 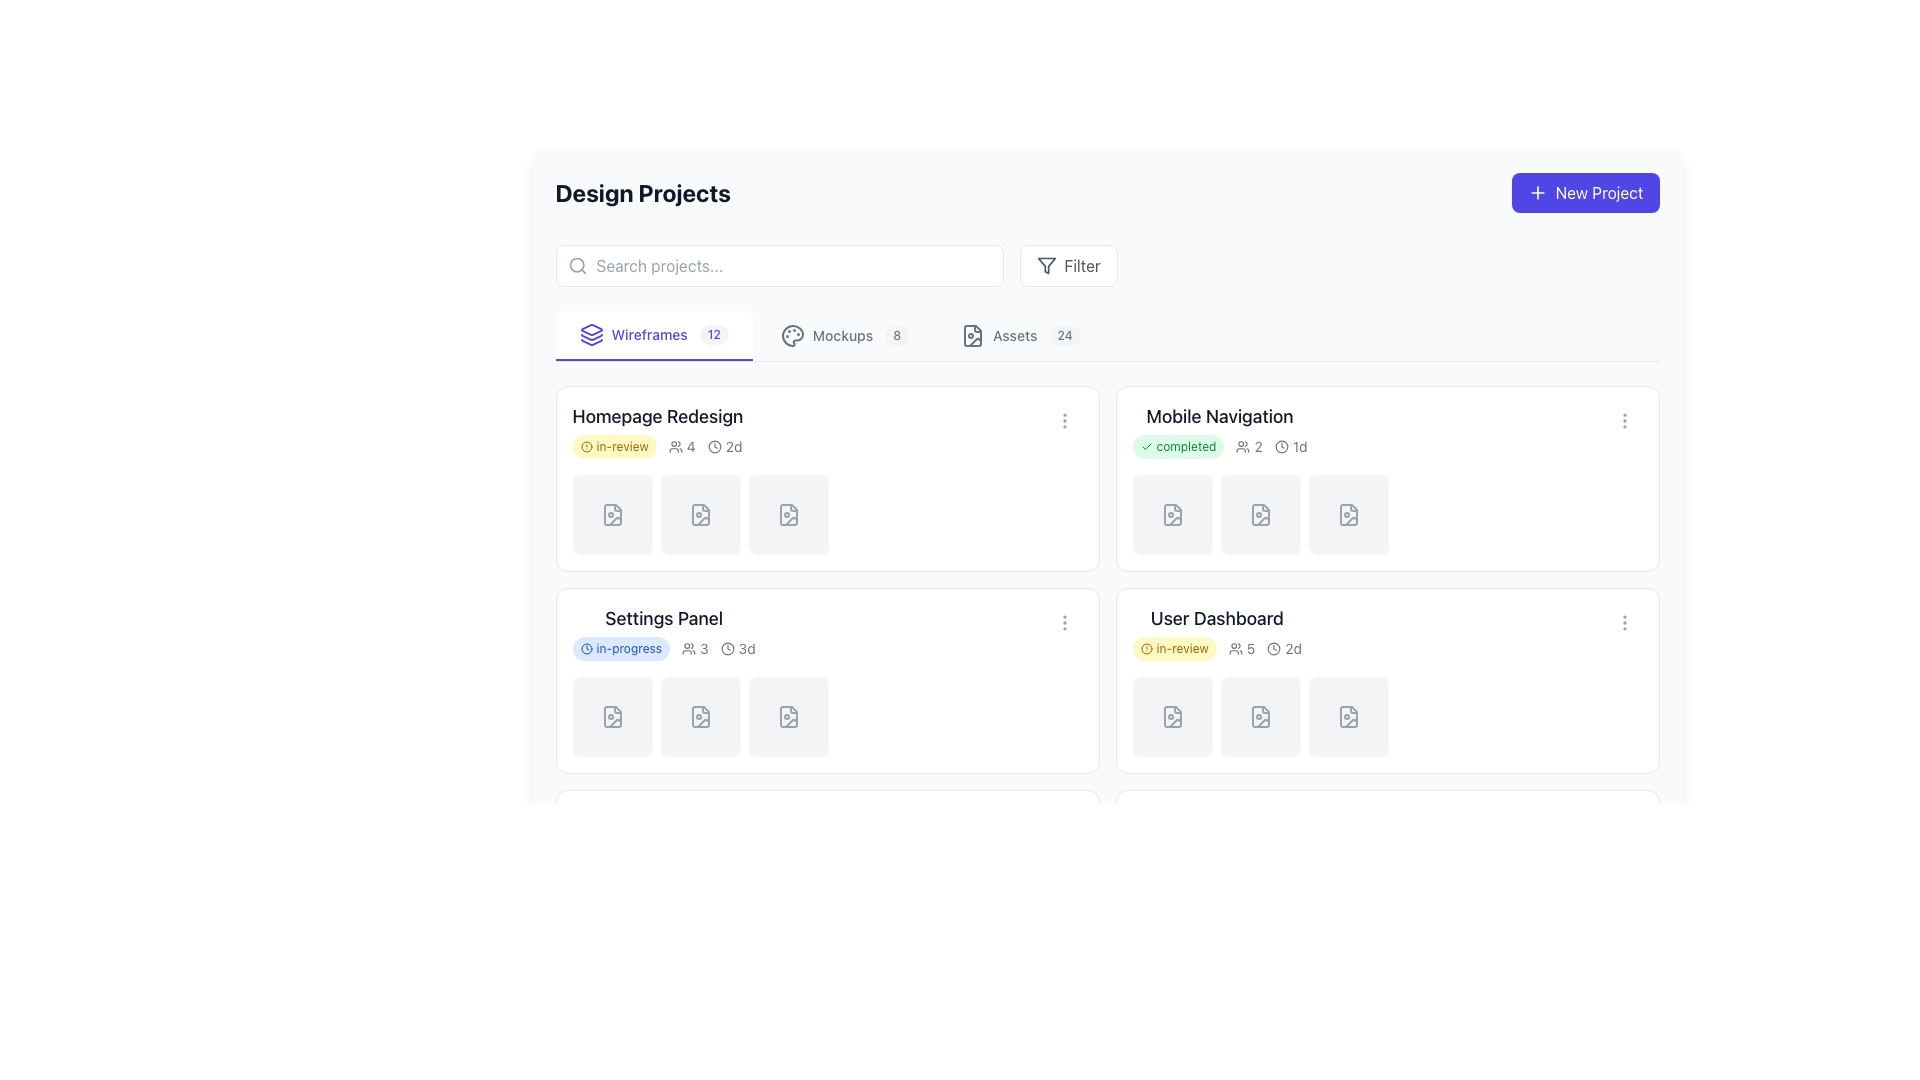 I want to click on the adjacent elements of the completed status badge located in the top-right corner of the 'Mobile Navigation' design project card, so click(x=1178, y=446).